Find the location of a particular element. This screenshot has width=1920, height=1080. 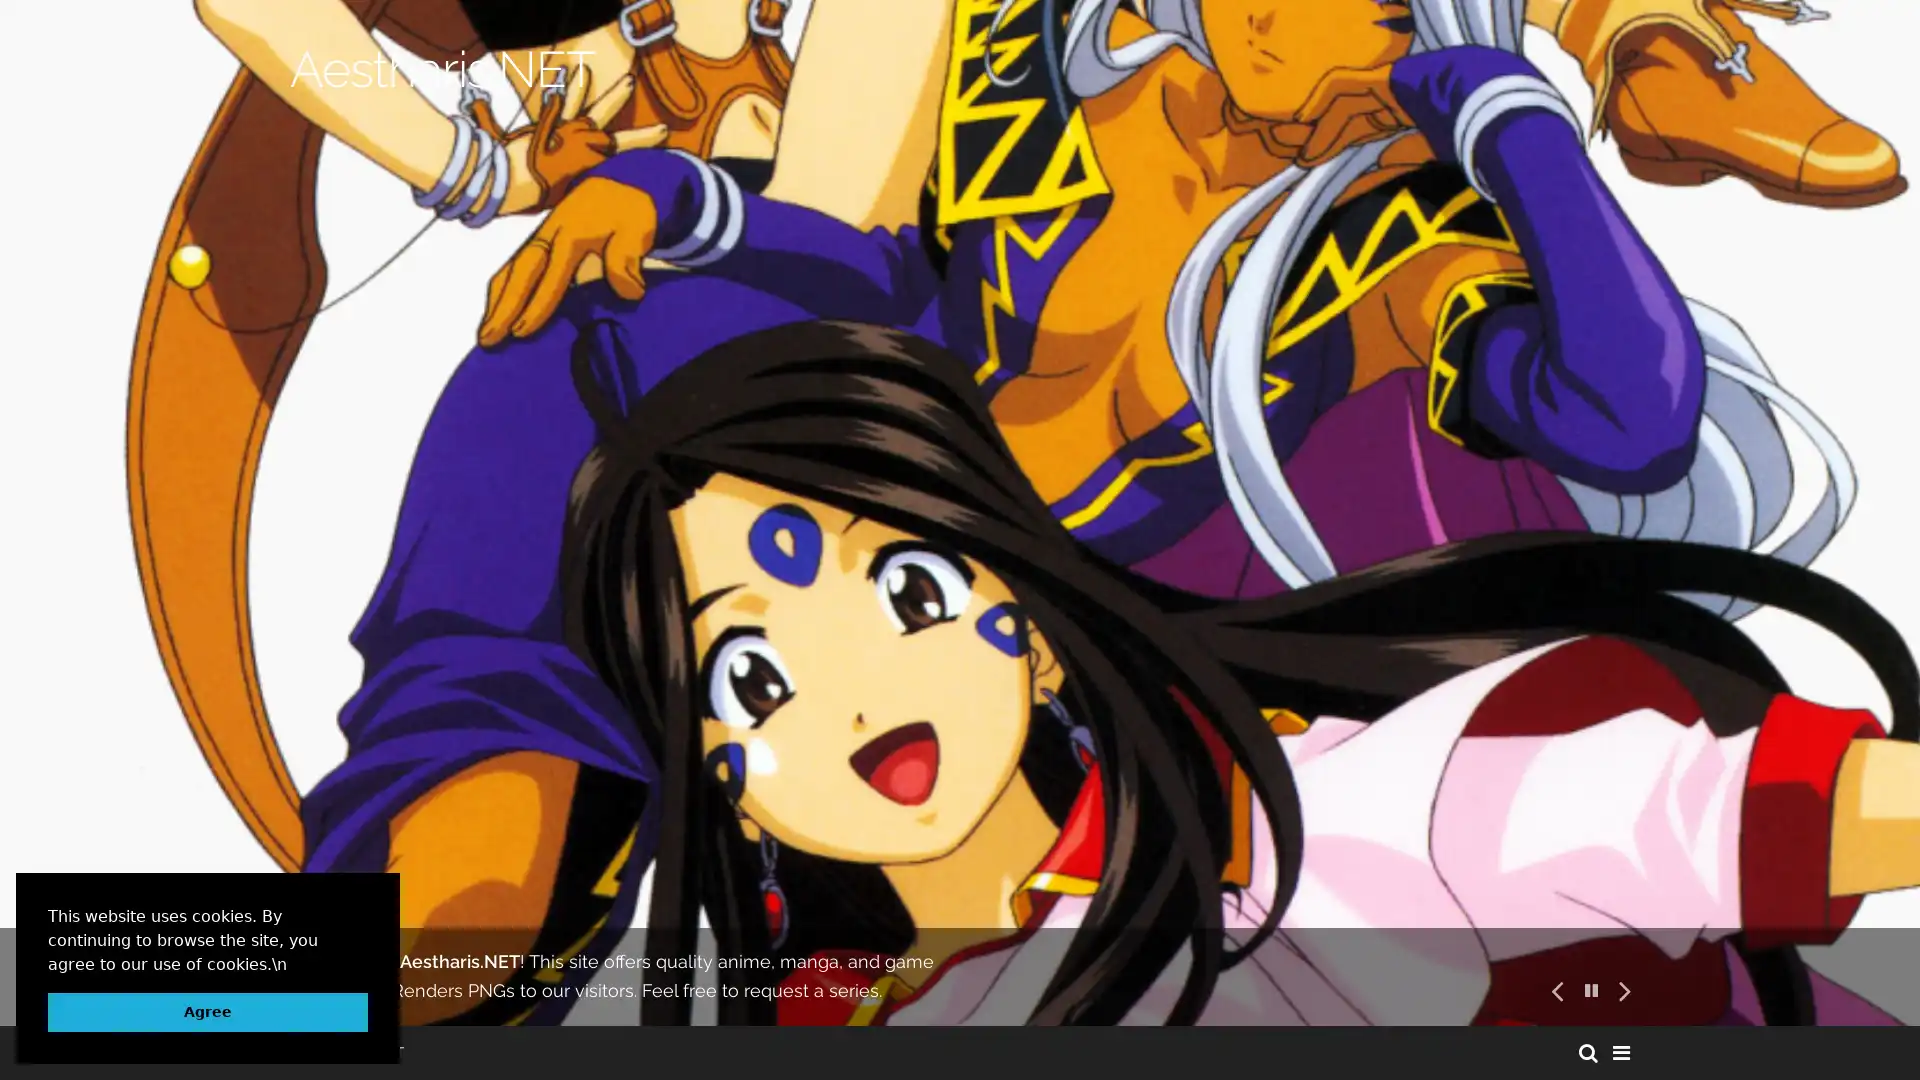

dismiss cookie message is located at coordinates (207, 1011).